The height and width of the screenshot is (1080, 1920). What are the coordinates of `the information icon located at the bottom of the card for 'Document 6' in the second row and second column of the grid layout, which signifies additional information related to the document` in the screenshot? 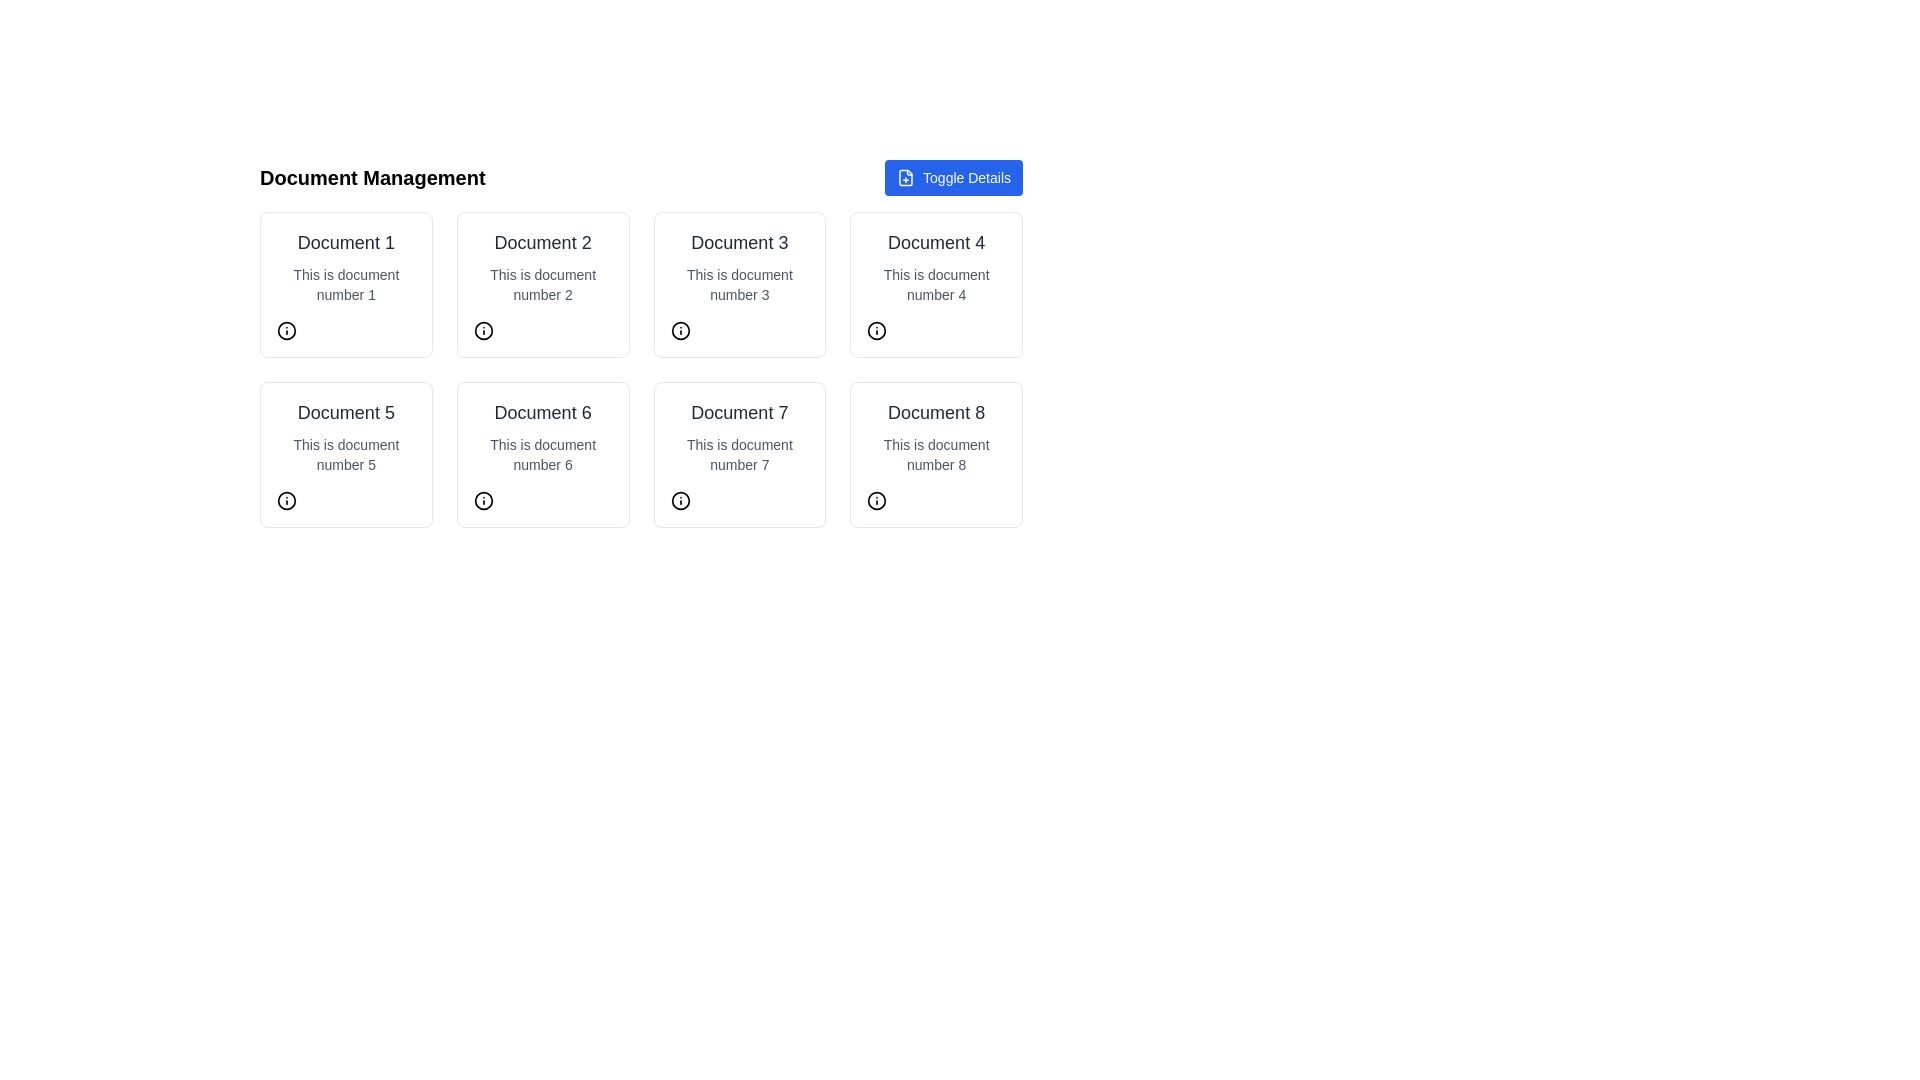 It's located at (483, 500).